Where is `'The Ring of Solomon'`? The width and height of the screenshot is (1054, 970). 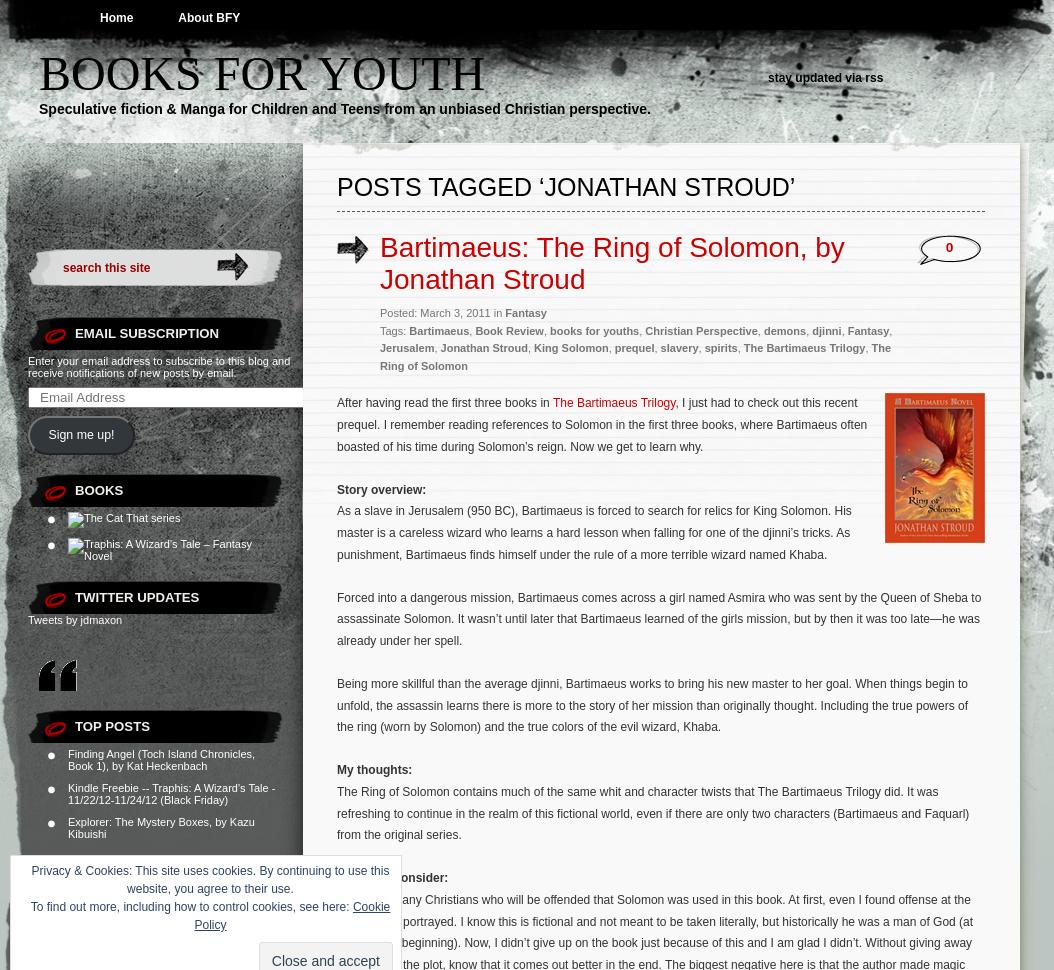
'The Ring of Solomon' is located at coordinates (635, 355).